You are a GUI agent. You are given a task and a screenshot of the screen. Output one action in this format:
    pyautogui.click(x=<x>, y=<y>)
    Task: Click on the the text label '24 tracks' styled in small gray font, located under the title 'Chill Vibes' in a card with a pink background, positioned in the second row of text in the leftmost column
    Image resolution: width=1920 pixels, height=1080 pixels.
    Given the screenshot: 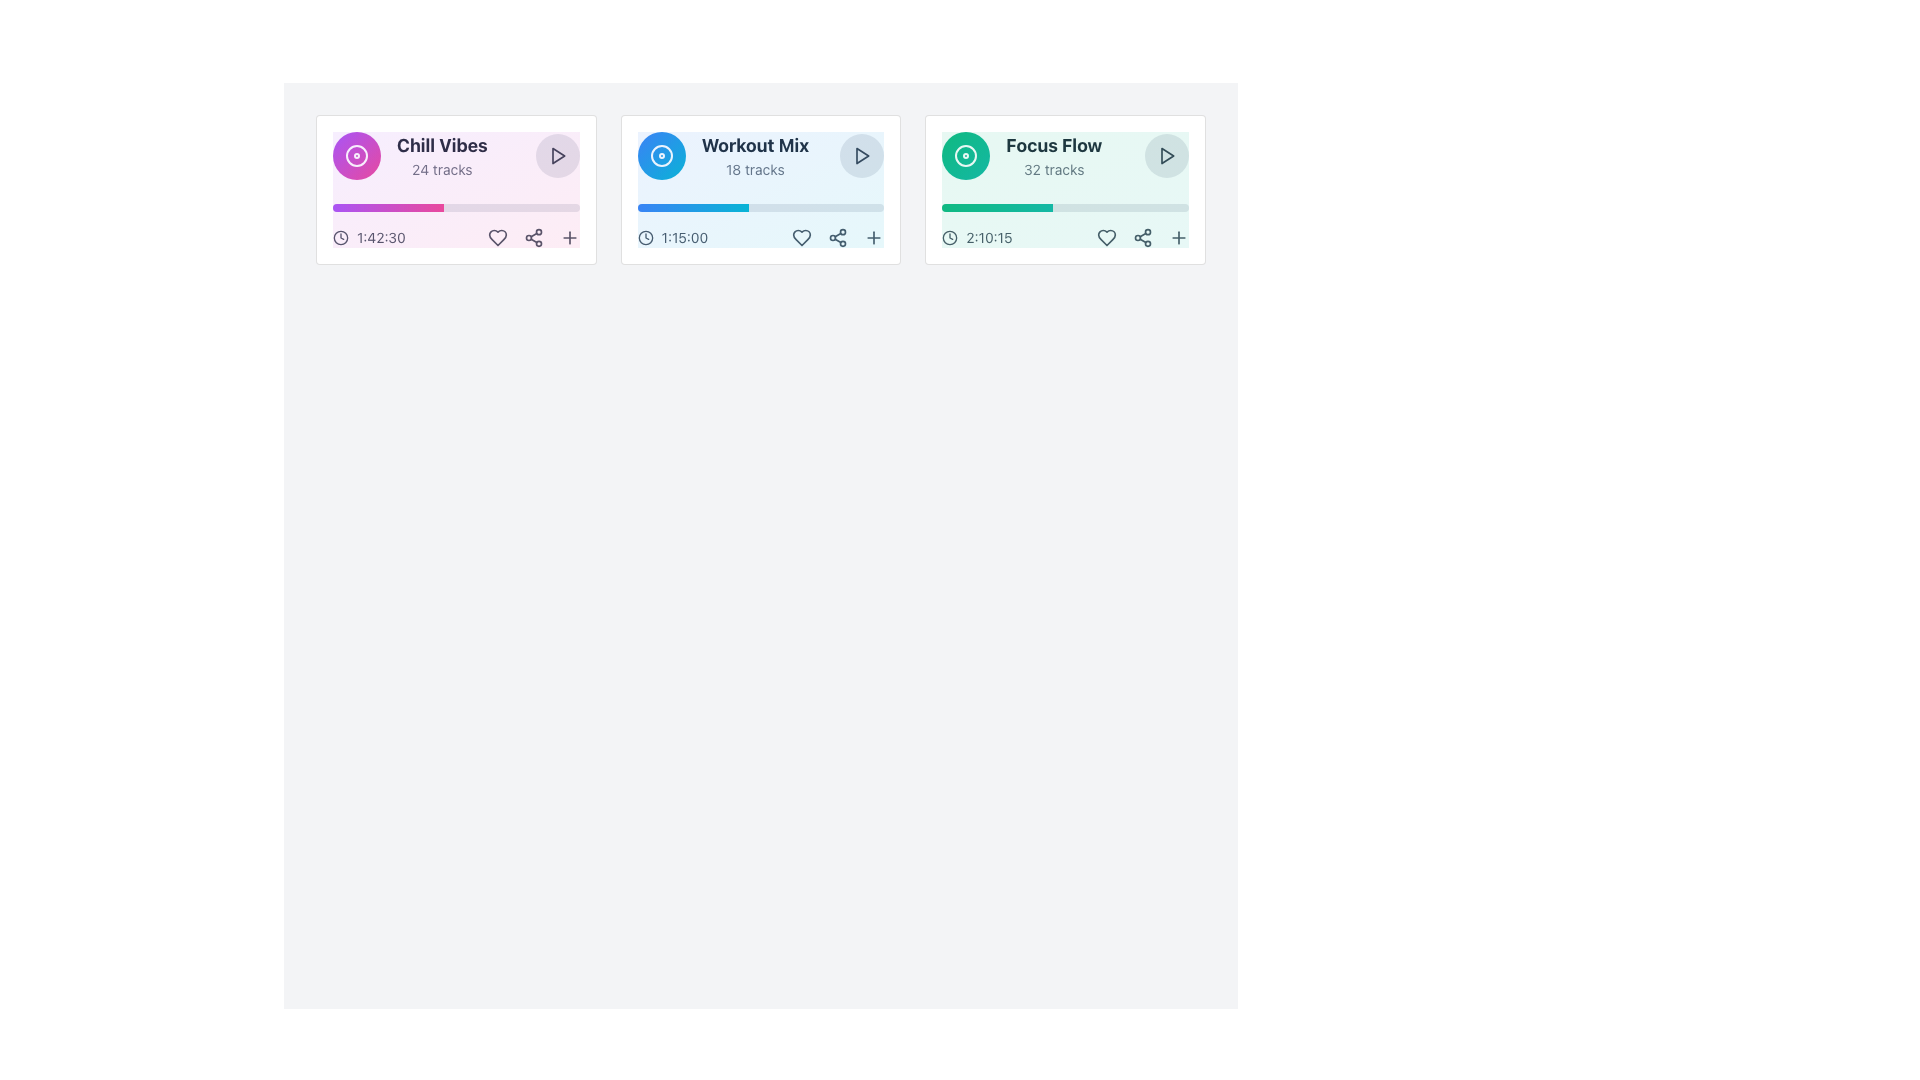 What is the action you would take?
    pyautogui.click(x=441, y=168)
    